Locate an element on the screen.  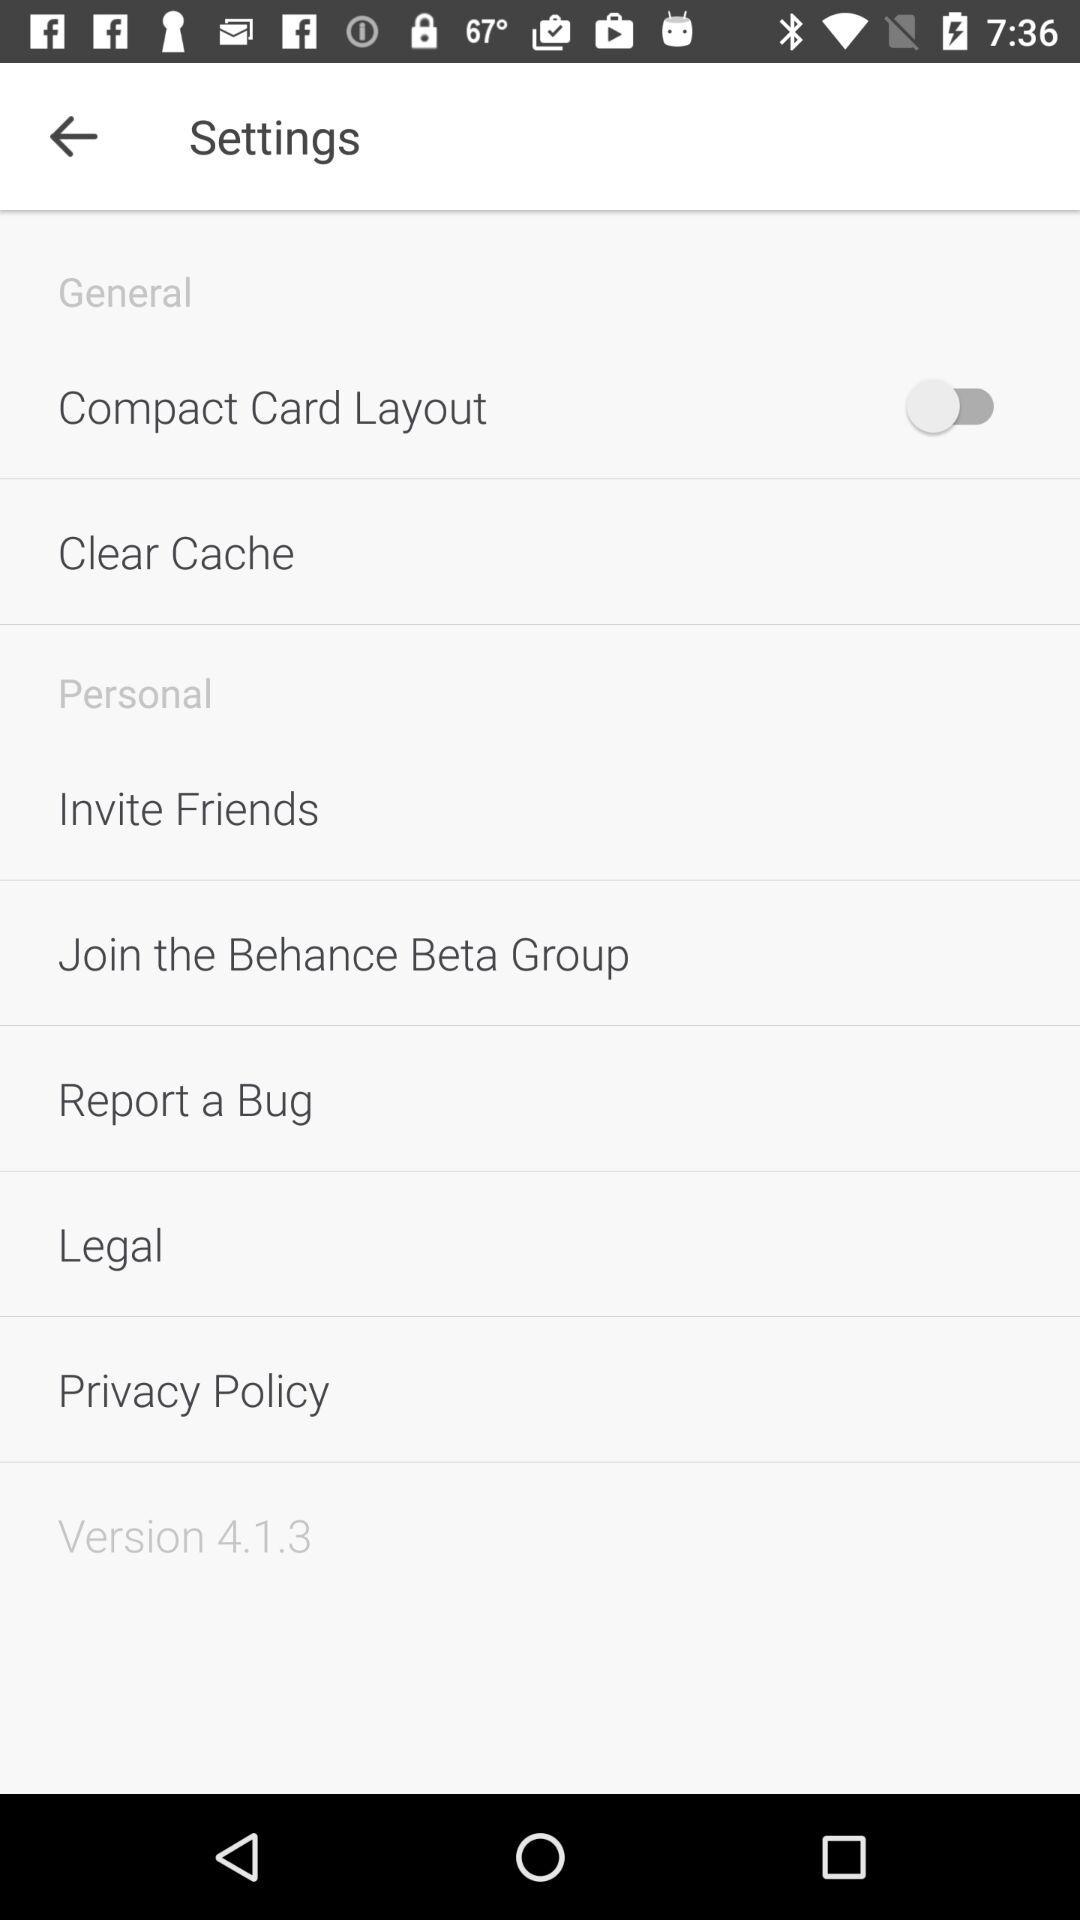
the item below the join the behance is located at coordinates (540, 1097).